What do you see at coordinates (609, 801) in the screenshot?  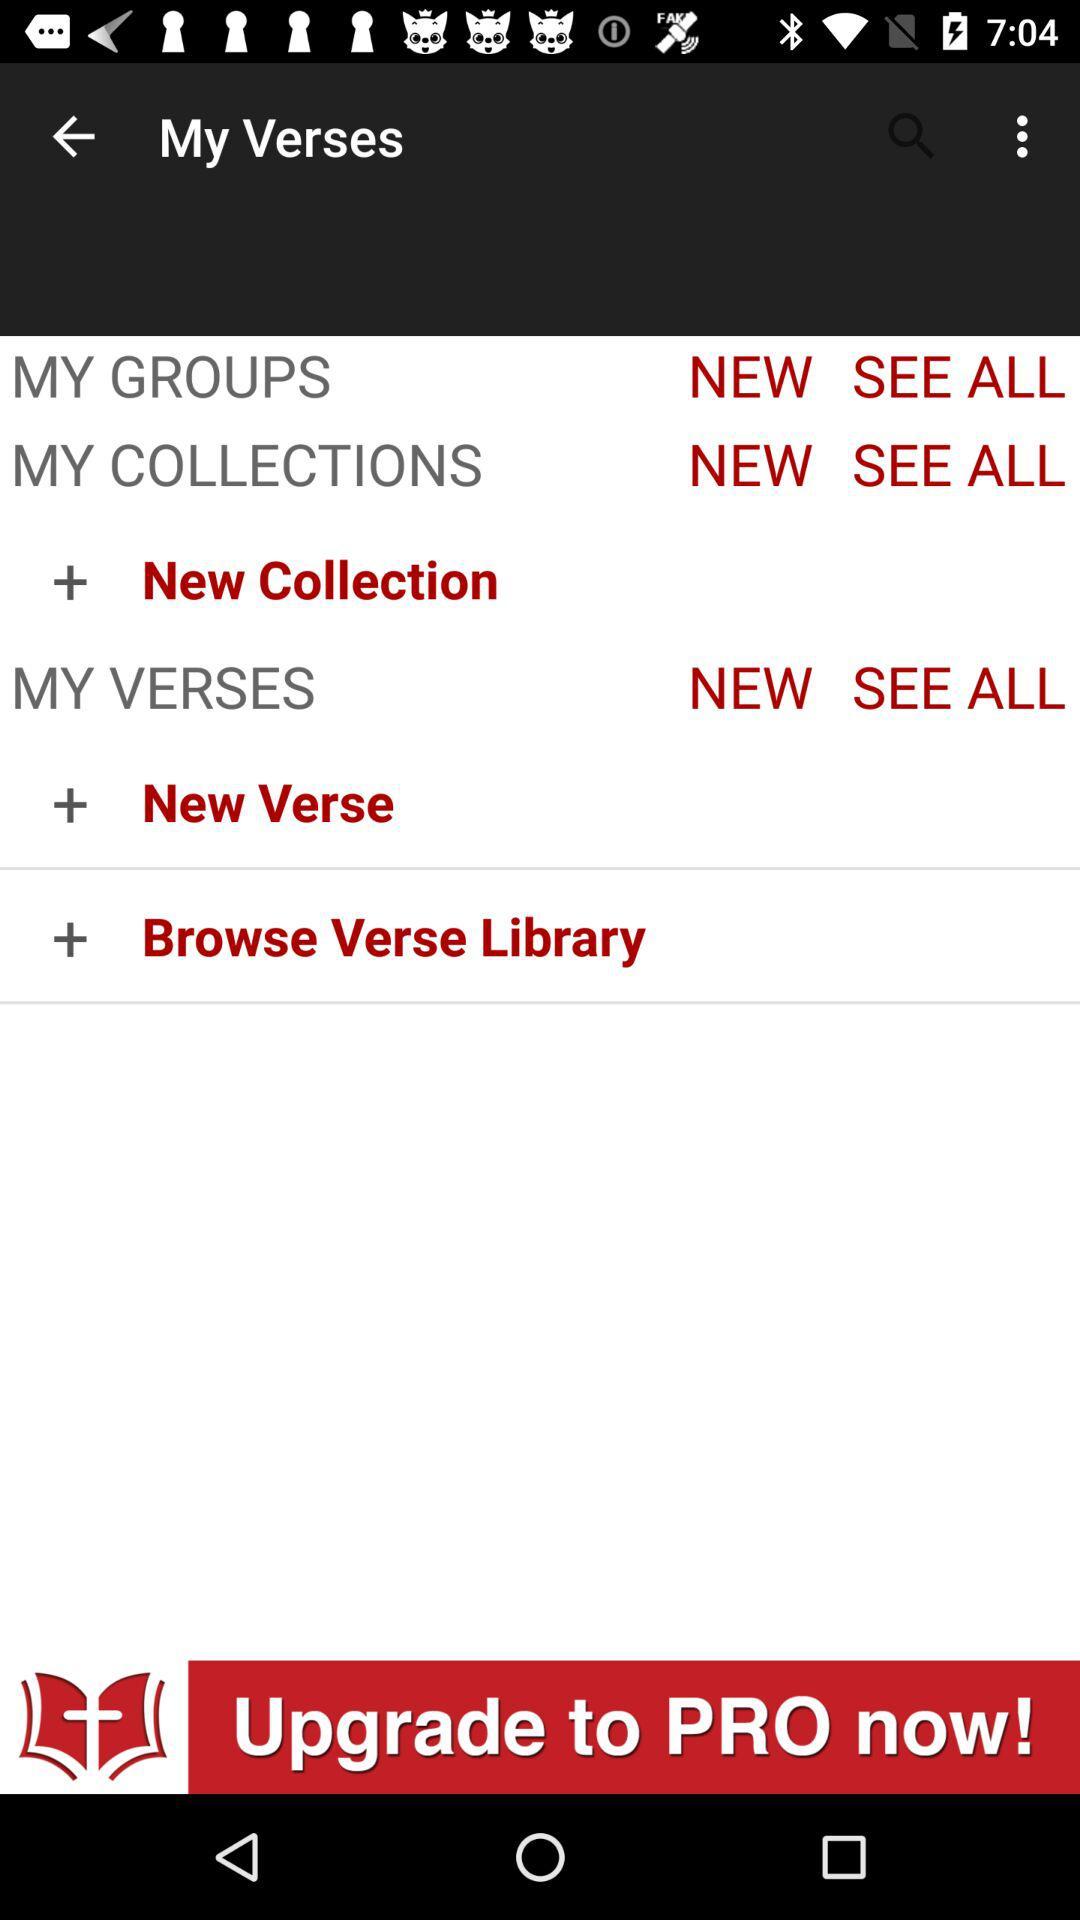 I see `new verse app` at bounding box center [609, 801].